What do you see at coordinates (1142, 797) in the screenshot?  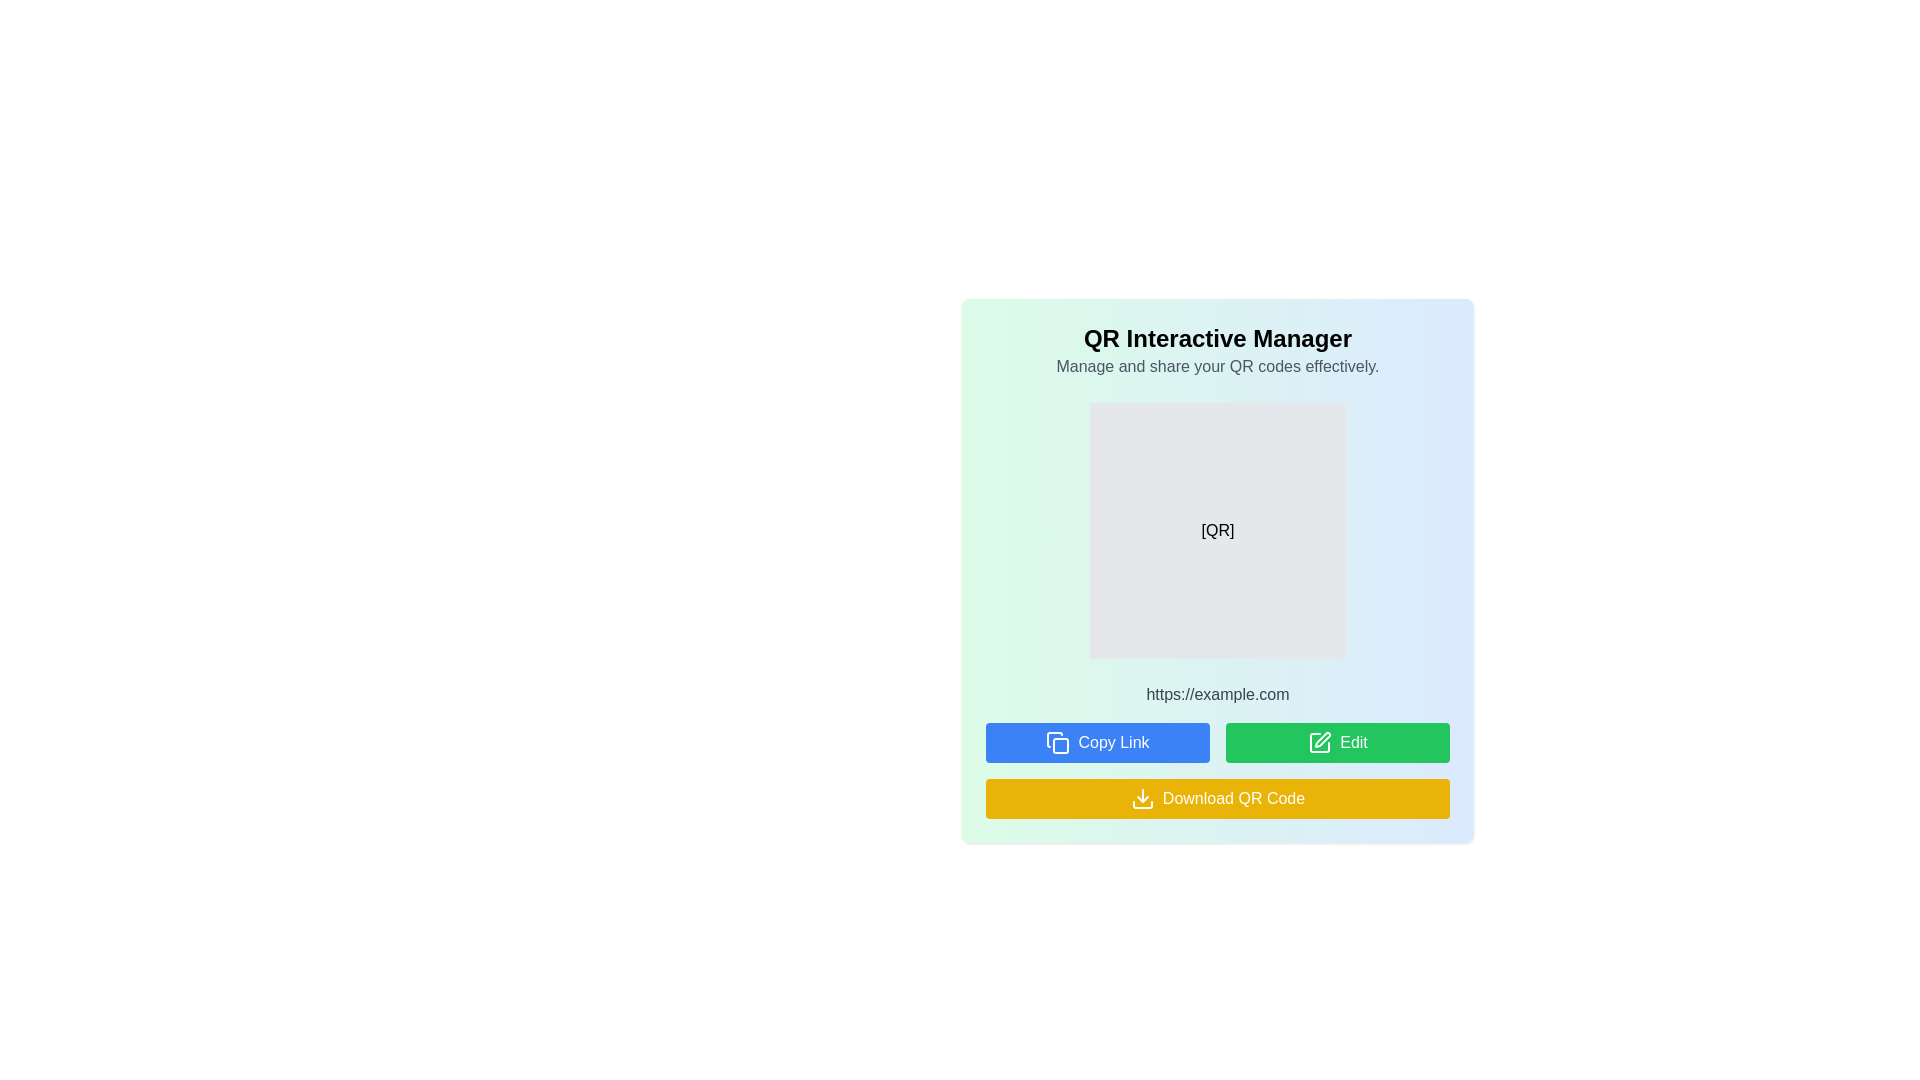 I see `the small yellow download icon located on the left side of the 'Download QR Code' button, which features a downward arrow and a horizontal line below it` at bounding box center [1142, 797].